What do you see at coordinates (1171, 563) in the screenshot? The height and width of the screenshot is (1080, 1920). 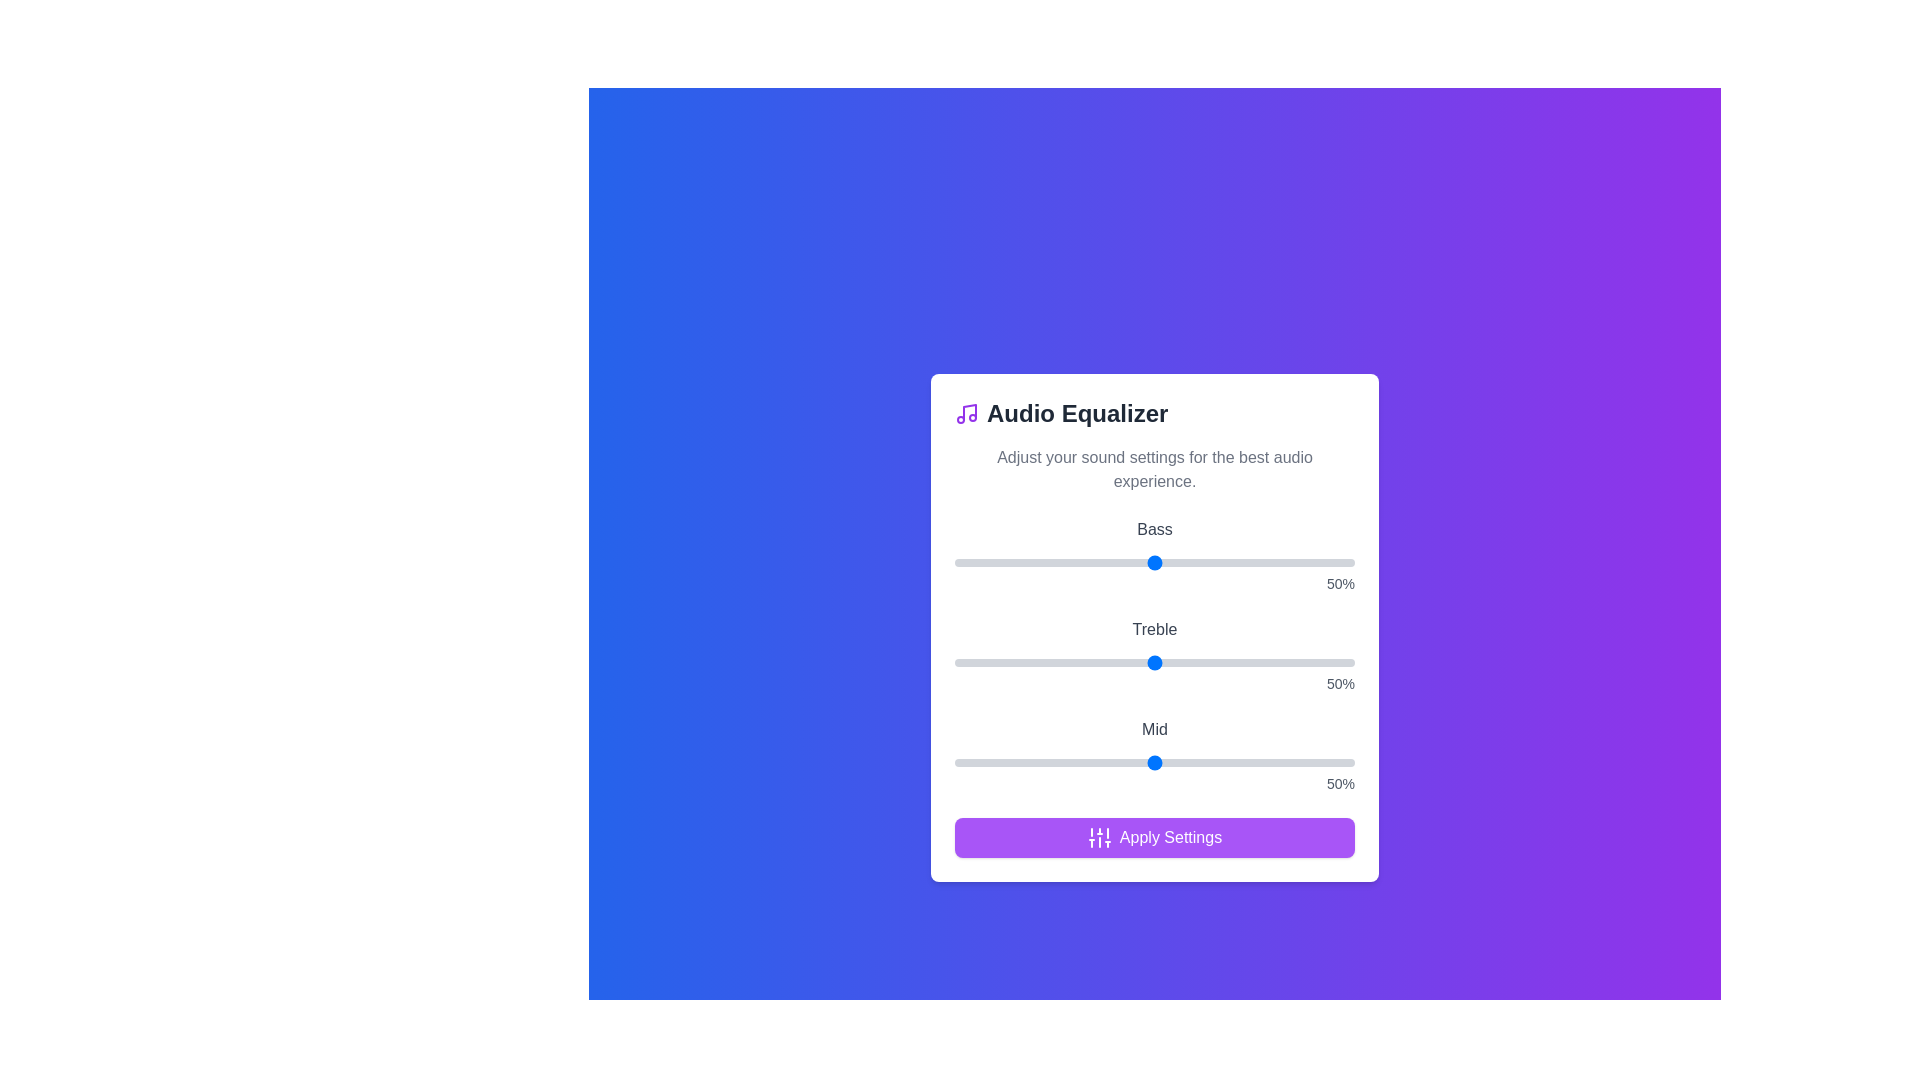 I see `the bass slider to 54%` at bounding box center [1171, 563].